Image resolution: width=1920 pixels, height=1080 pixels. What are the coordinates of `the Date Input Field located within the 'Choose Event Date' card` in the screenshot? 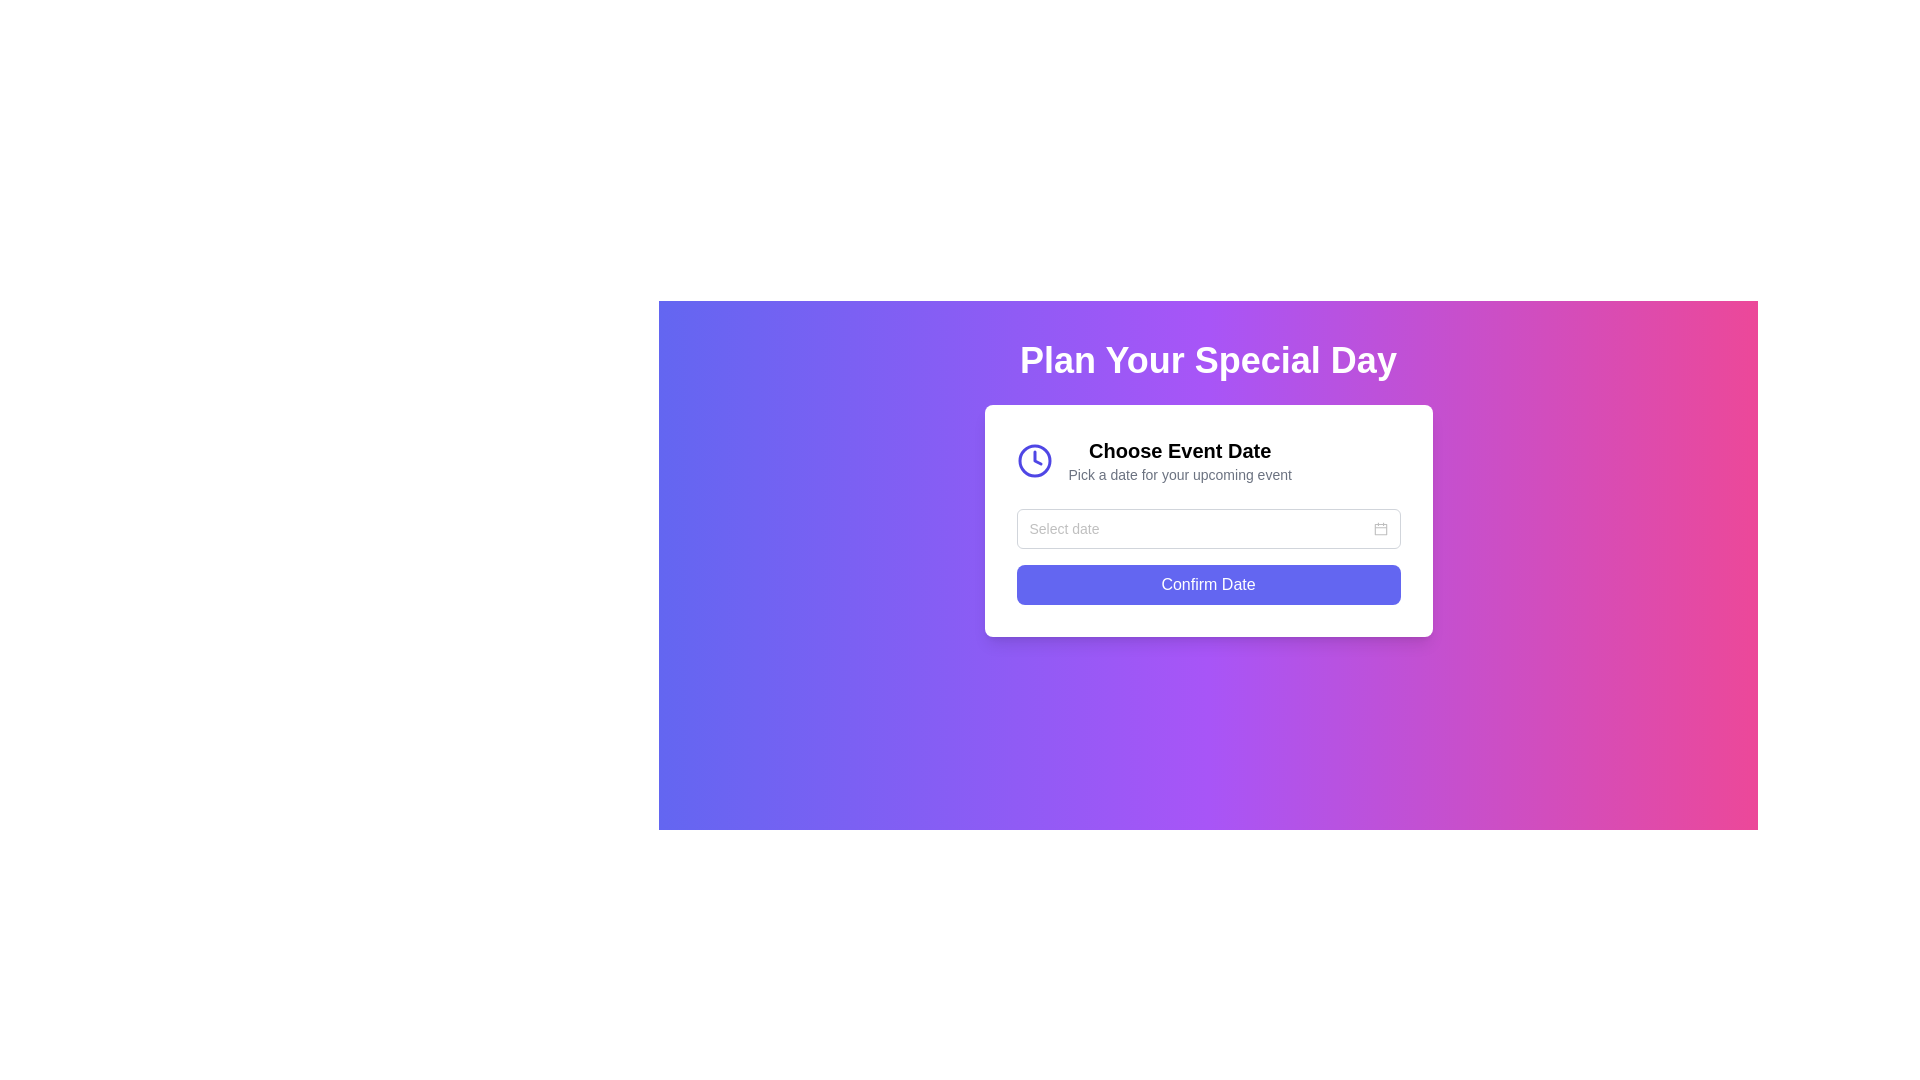 It's located at (1207, 527).